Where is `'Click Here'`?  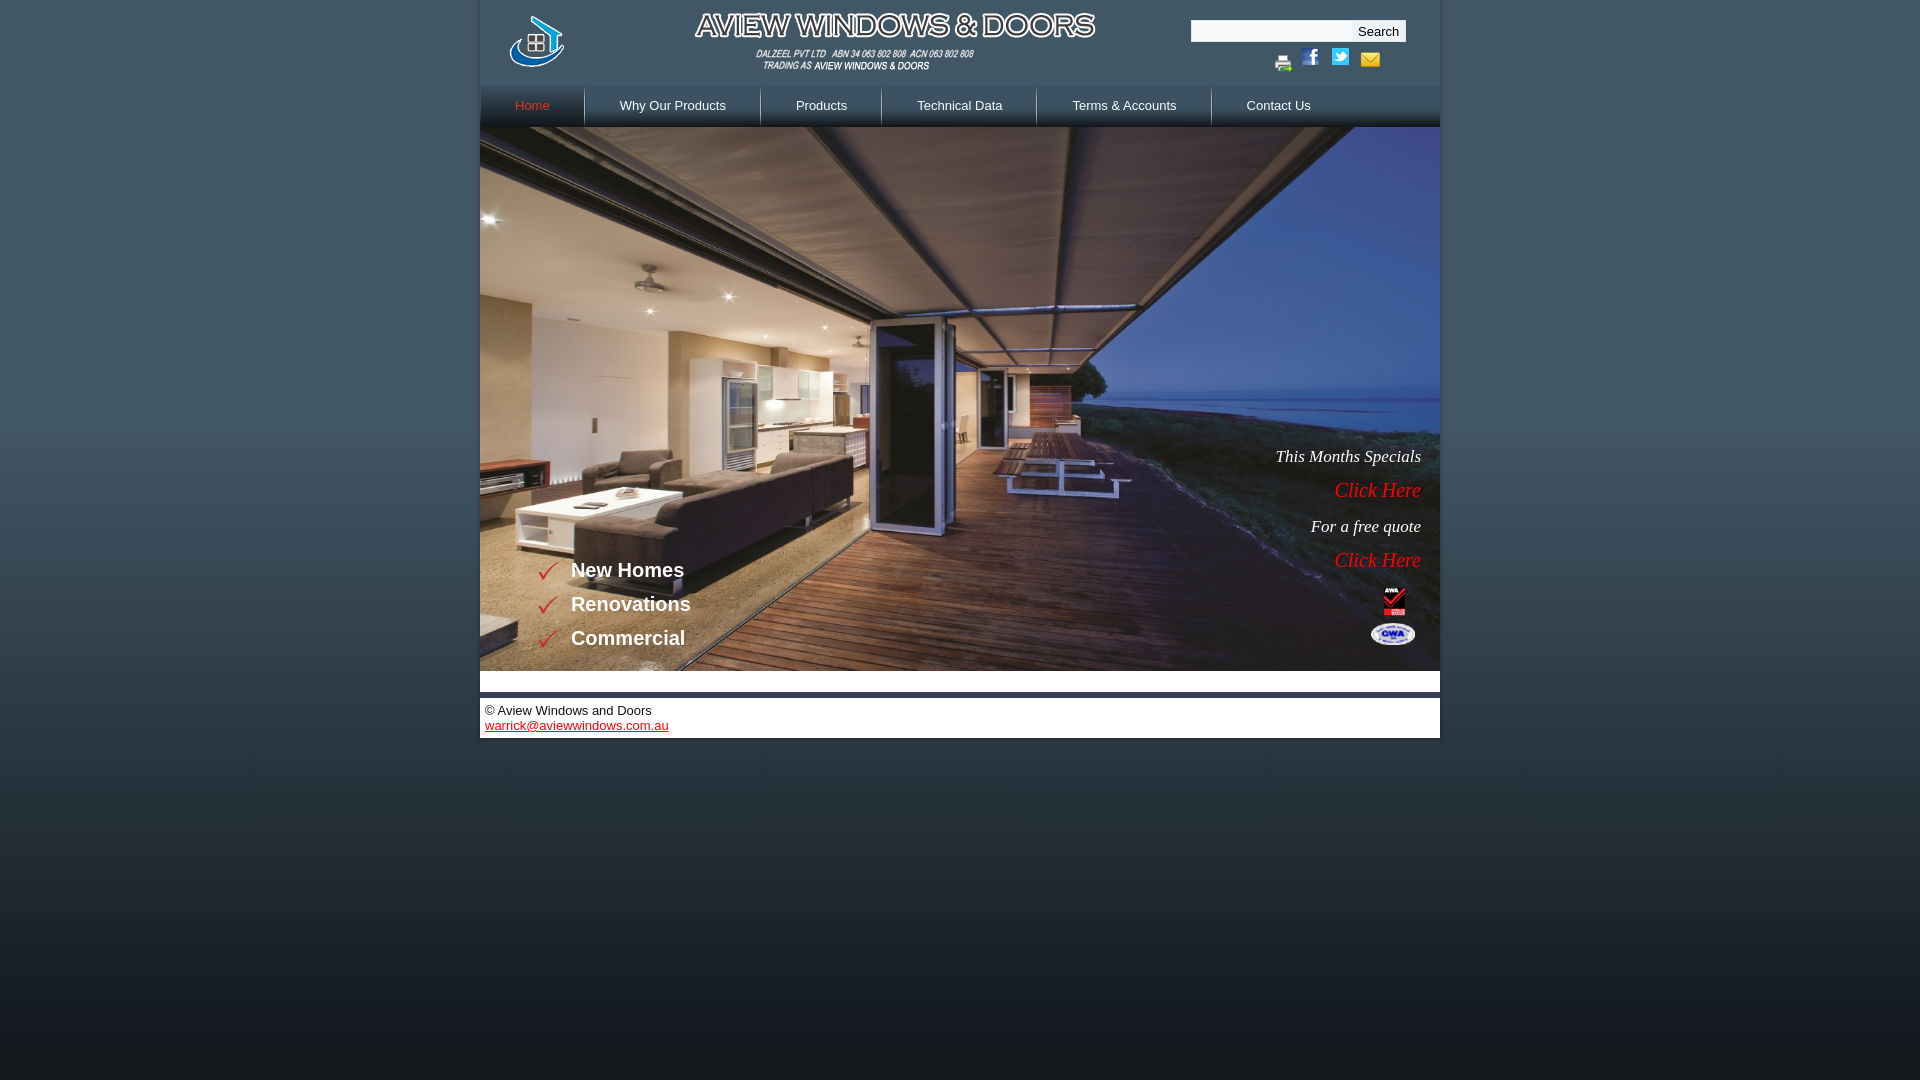
'Click Here' is located at coordinates (1376, 489).